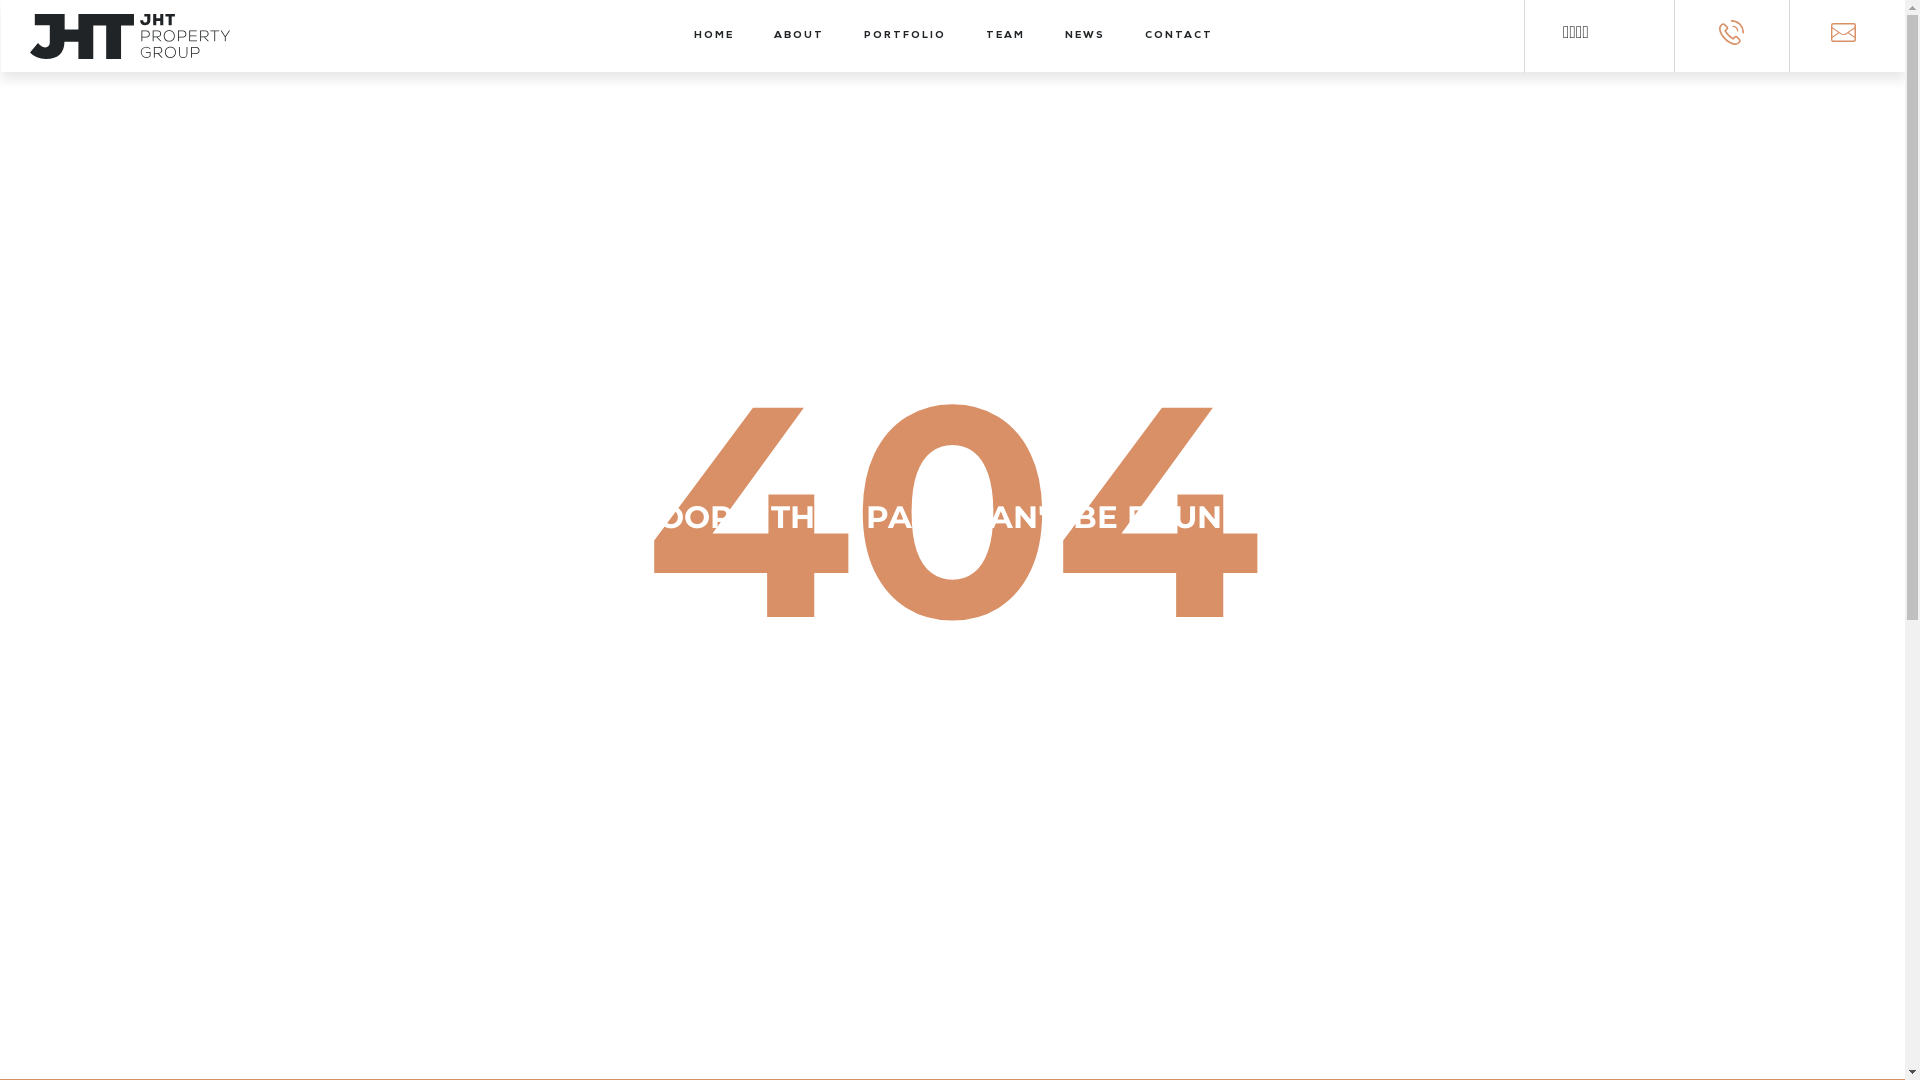  I want to click on 'TEAM', so click(1005, 35).